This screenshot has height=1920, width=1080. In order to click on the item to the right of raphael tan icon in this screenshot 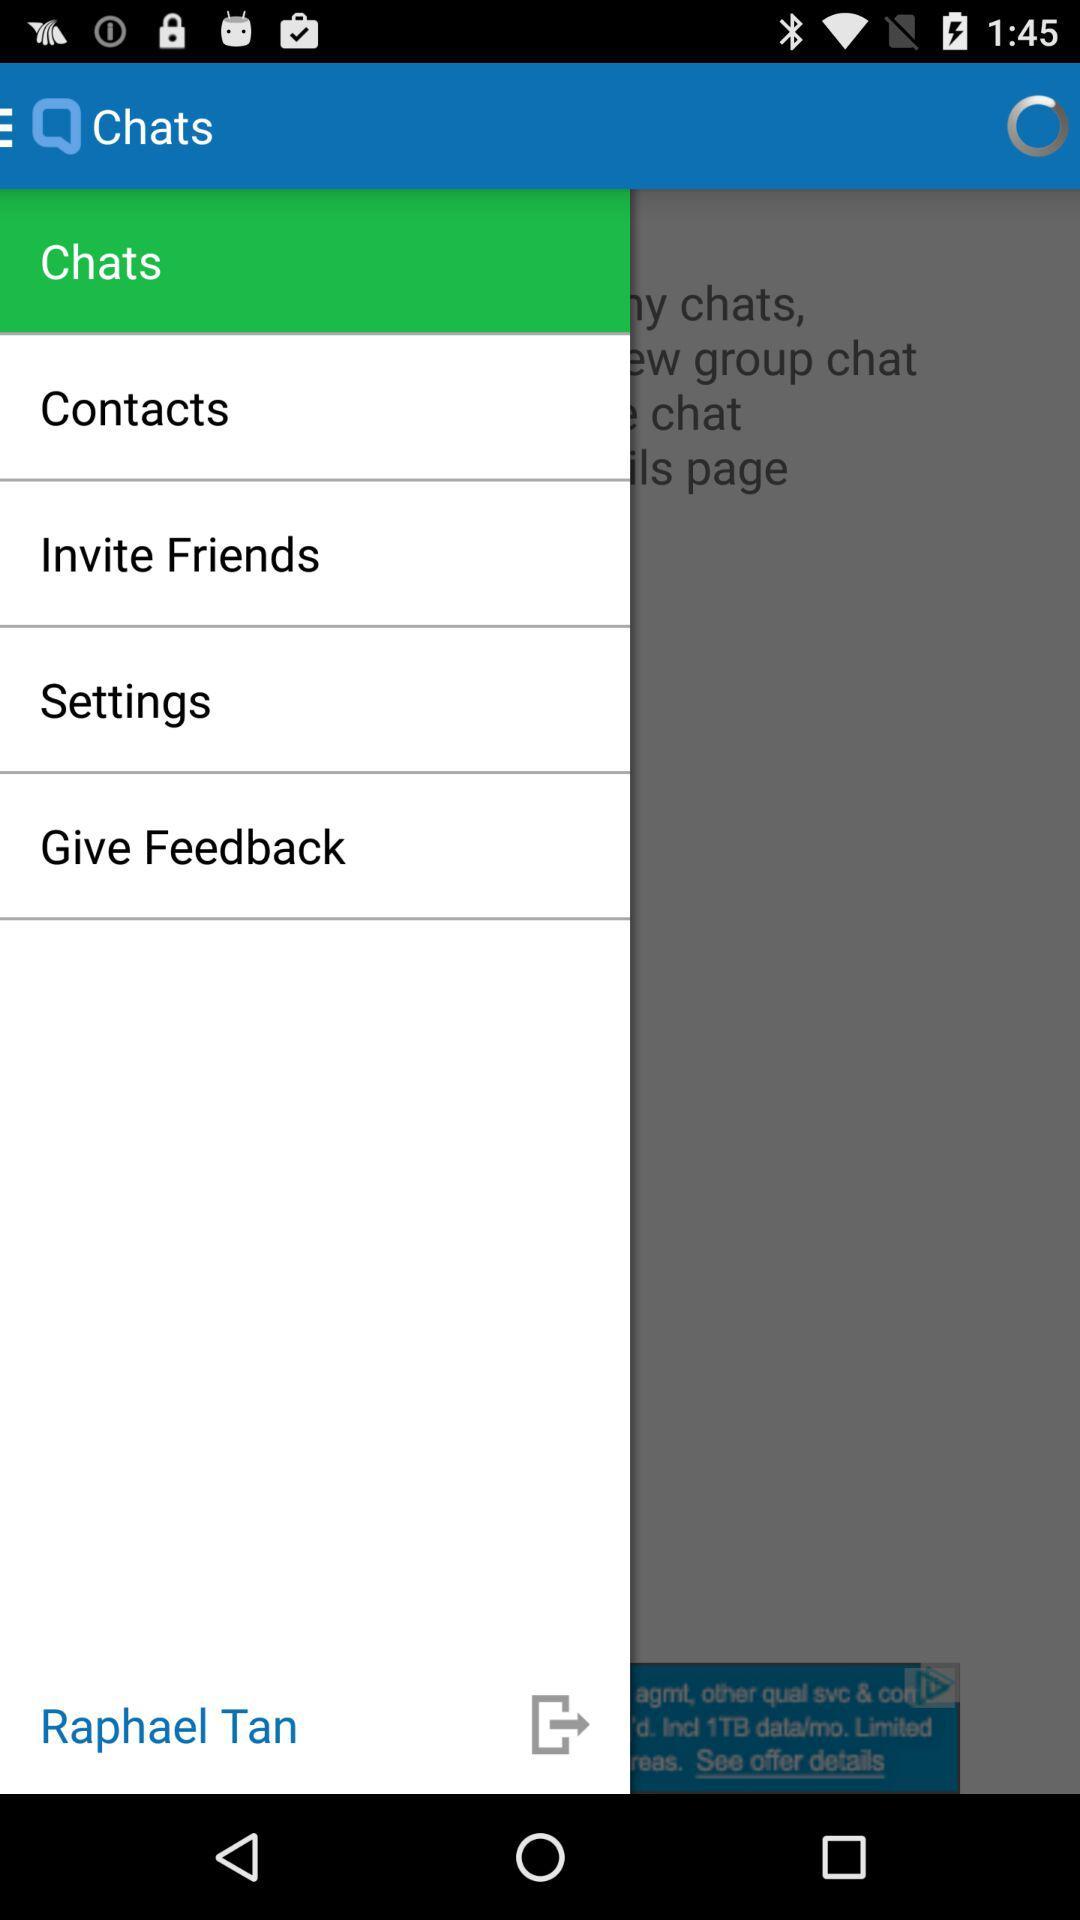, I will do `click(560, 1723)`.